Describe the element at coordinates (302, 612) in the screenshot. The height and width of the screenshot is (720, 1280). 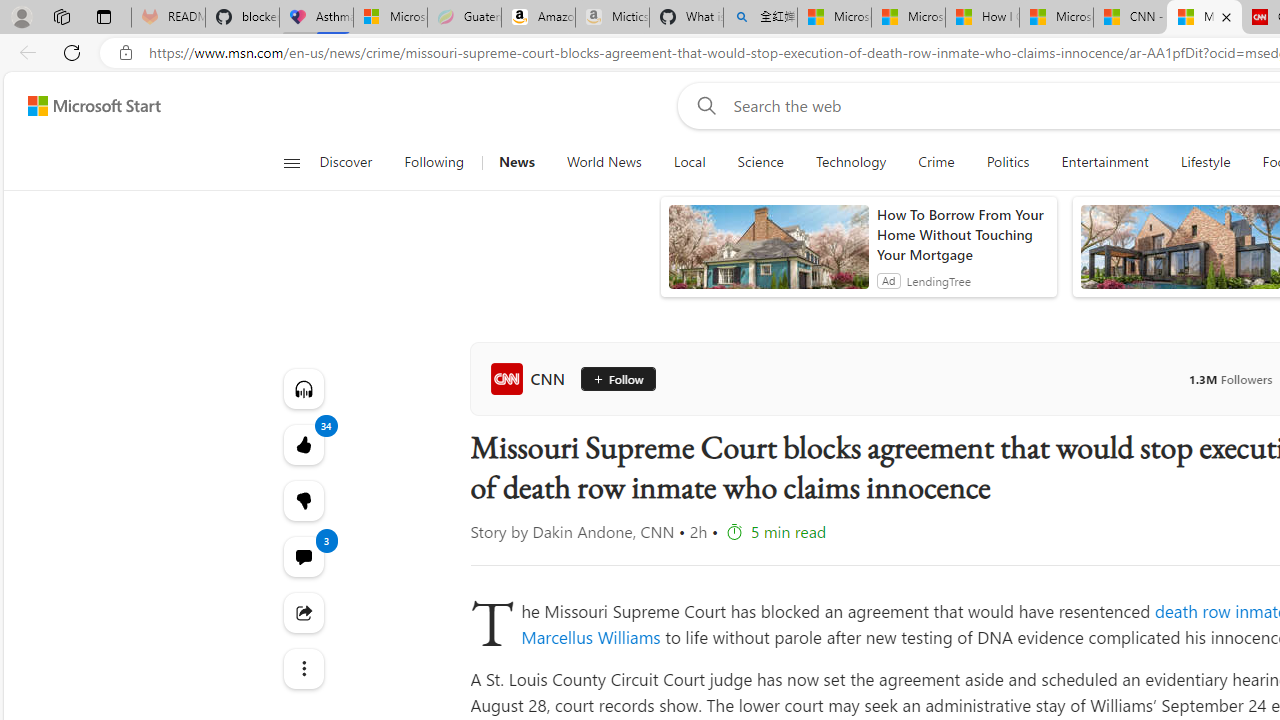
I see `'Share this story'` at that location.